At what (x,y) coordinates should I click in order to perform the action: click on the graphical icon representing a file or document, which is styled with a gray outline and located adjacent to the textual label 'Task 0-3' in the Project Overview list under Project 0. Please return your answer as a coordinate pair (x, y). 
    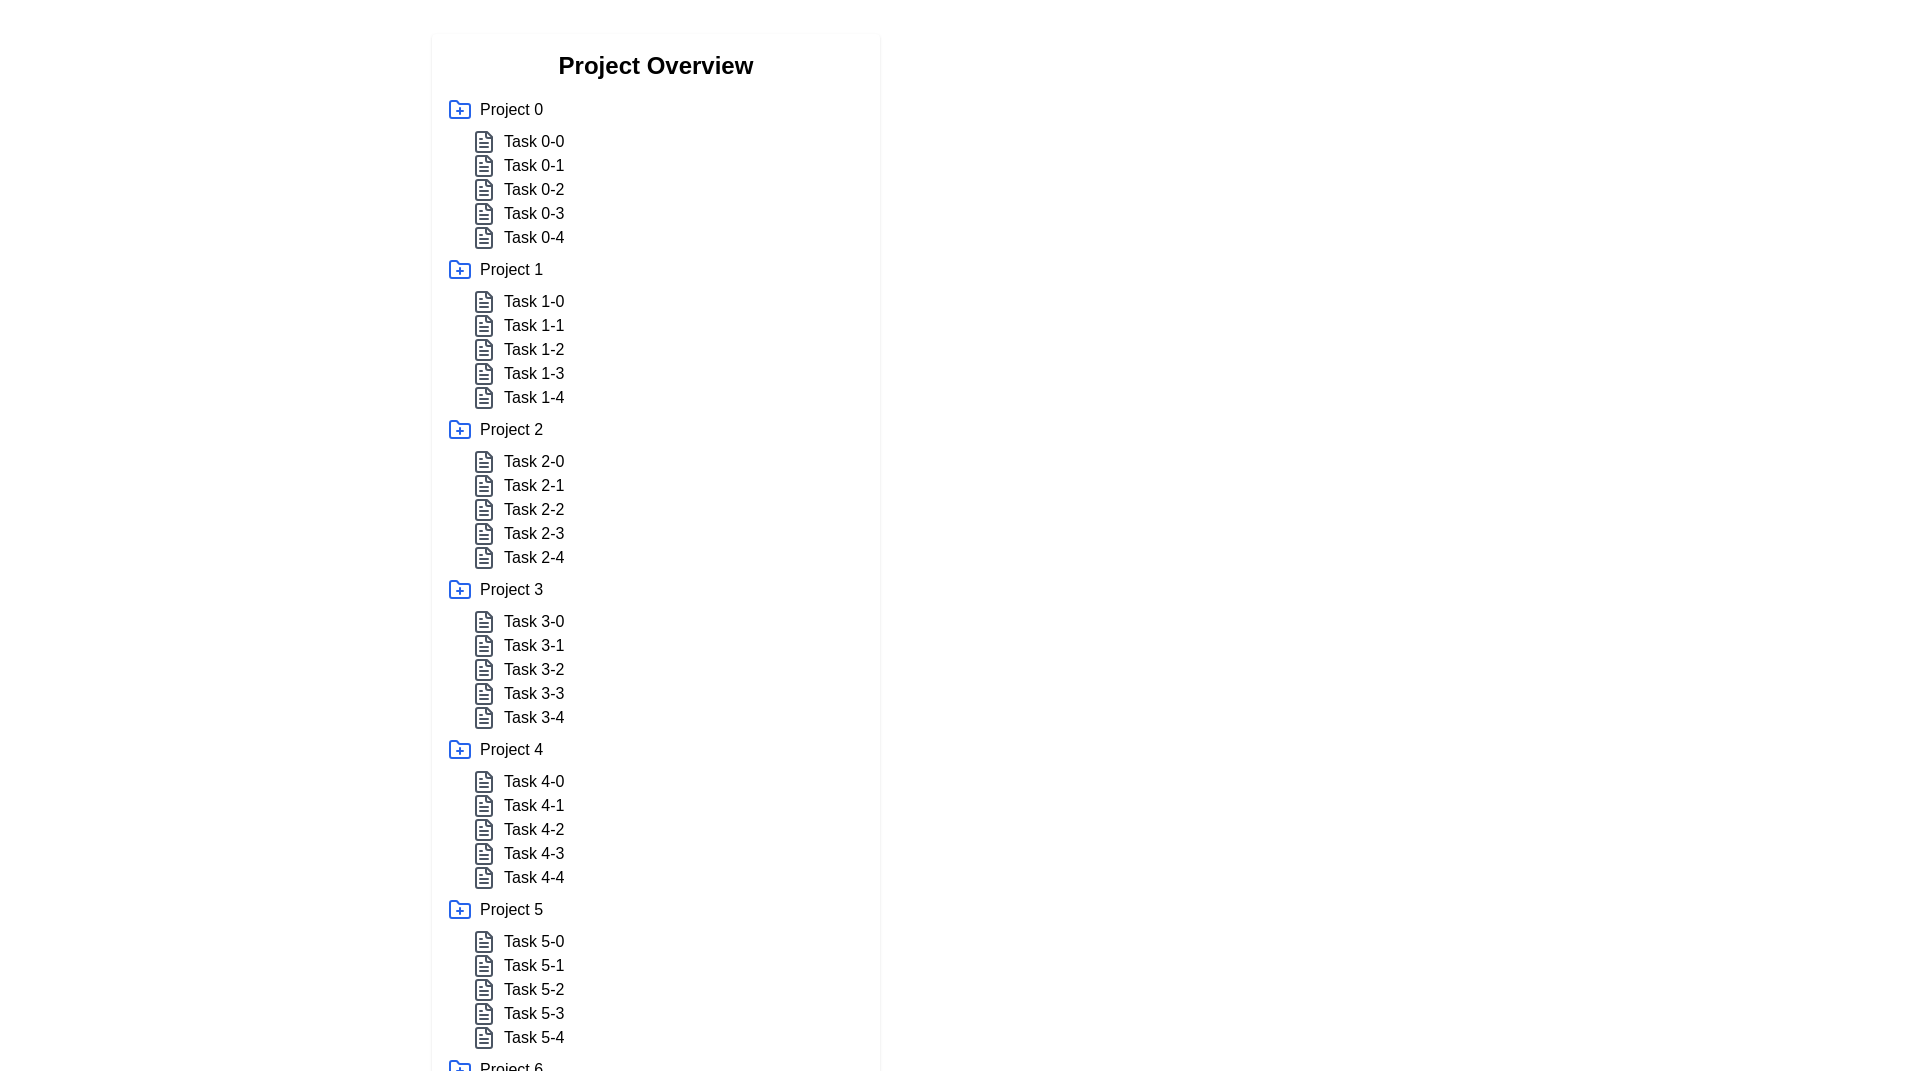
    Looking at the image, I should click on (484, 237).